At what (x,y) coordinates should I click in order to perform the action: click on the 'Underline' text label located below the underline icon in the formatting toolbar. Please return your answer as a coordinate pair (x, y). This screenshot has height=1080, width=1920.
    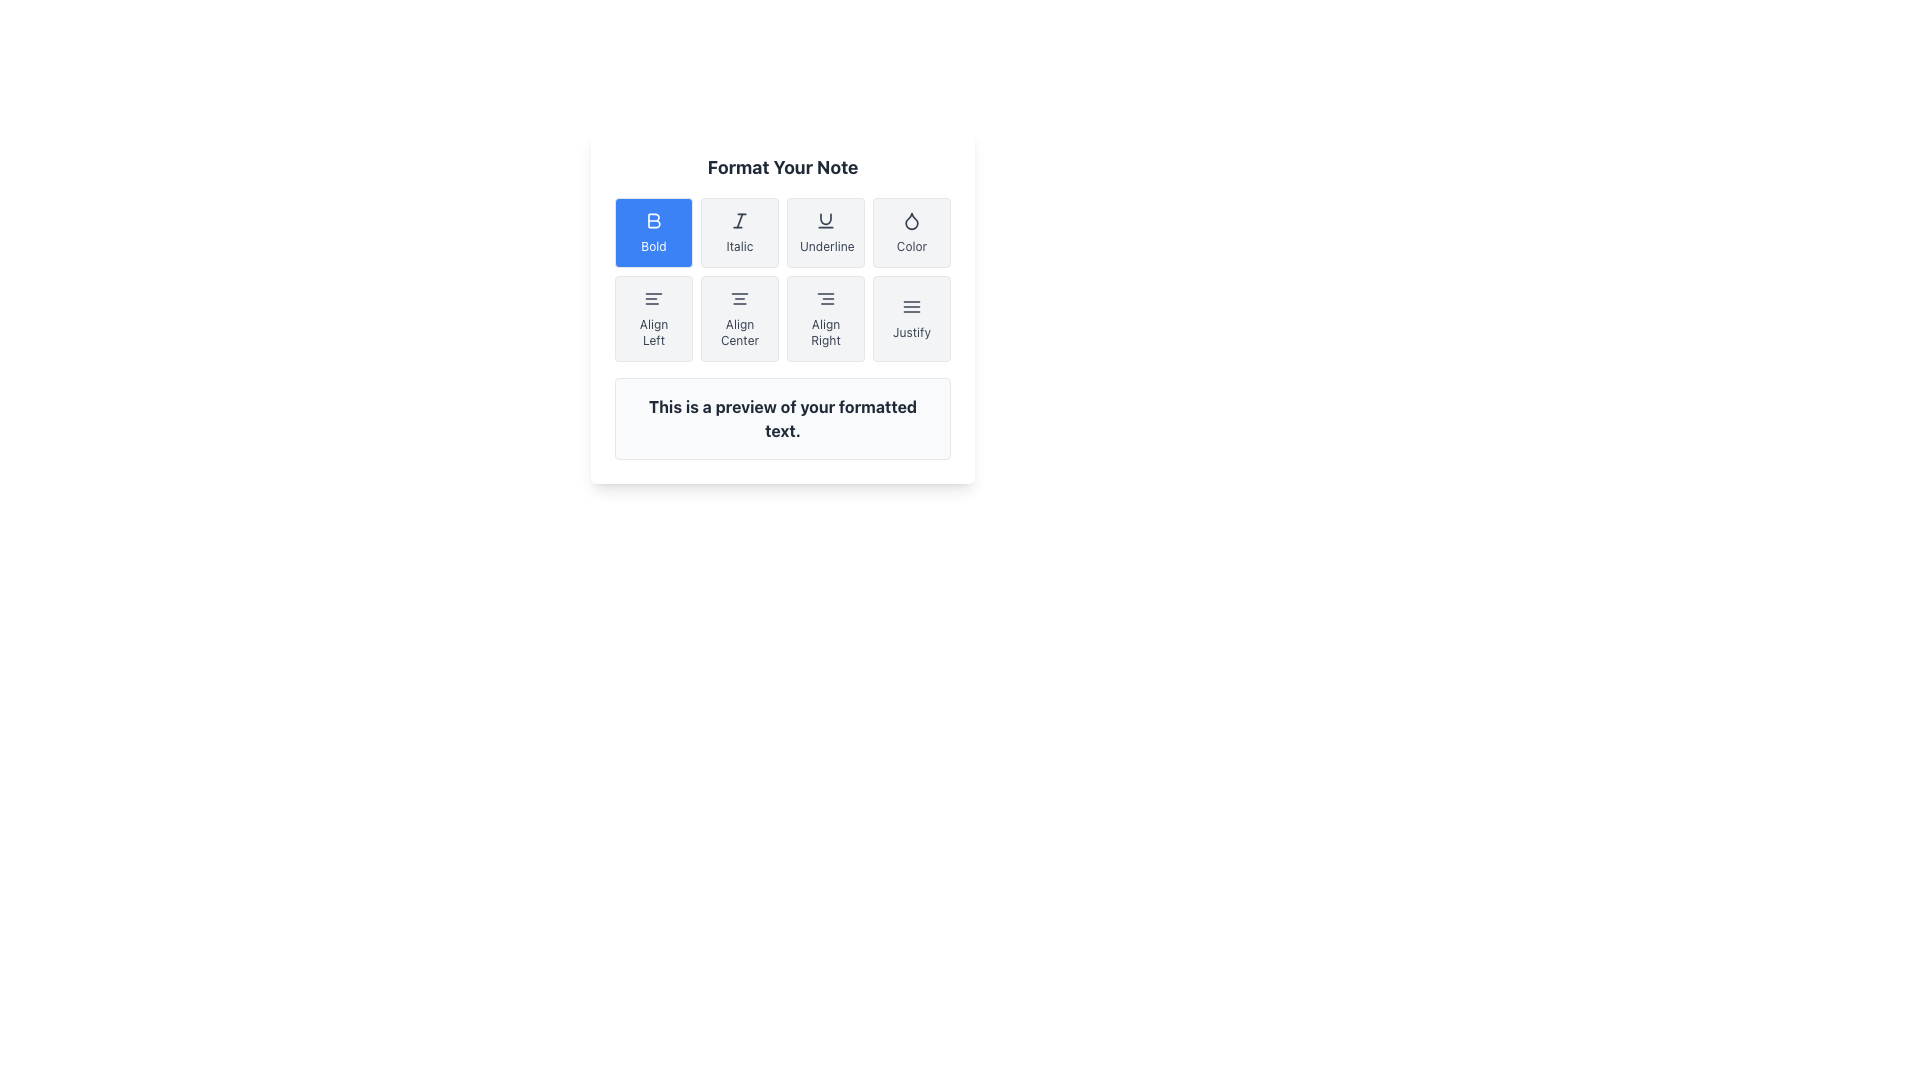
    Looking at the image, I should click on (825, 245).